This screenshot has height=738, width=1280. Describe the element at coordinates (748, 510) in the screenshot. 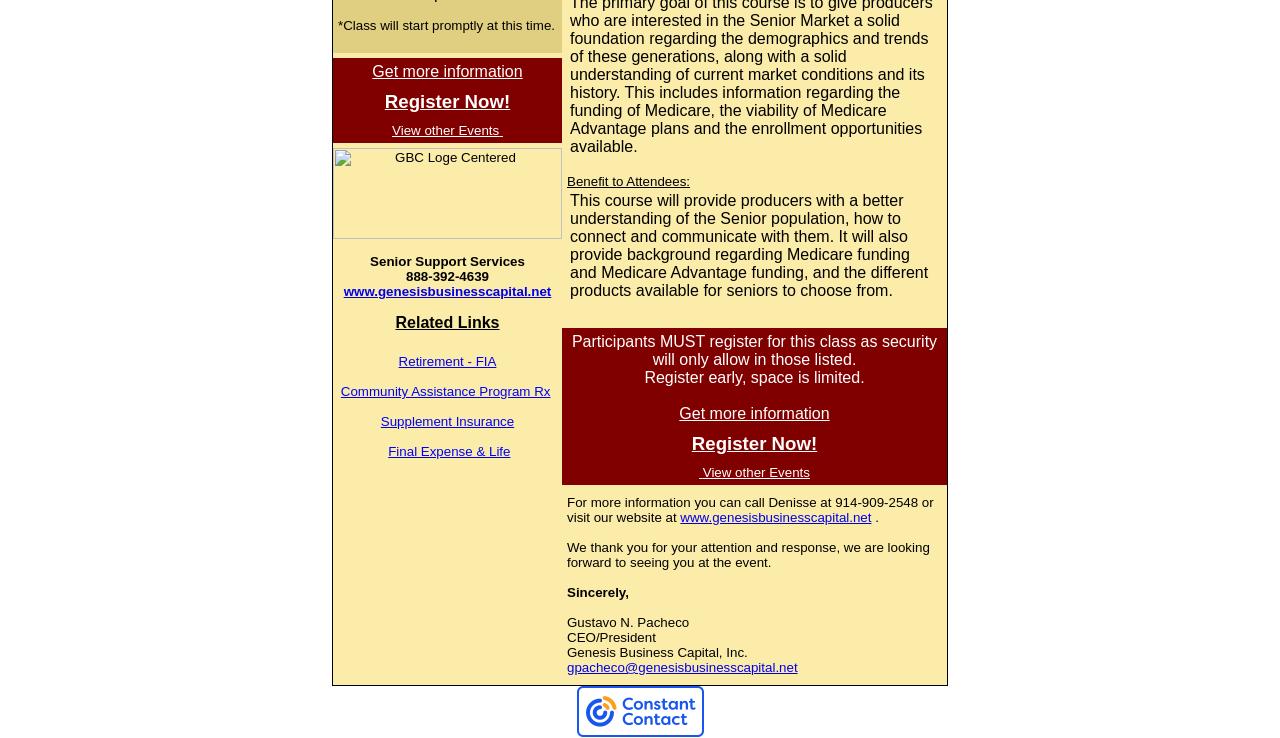

I see `'For more information you can call Denisse at 914-909-2548 or visit our website at'` at that location.